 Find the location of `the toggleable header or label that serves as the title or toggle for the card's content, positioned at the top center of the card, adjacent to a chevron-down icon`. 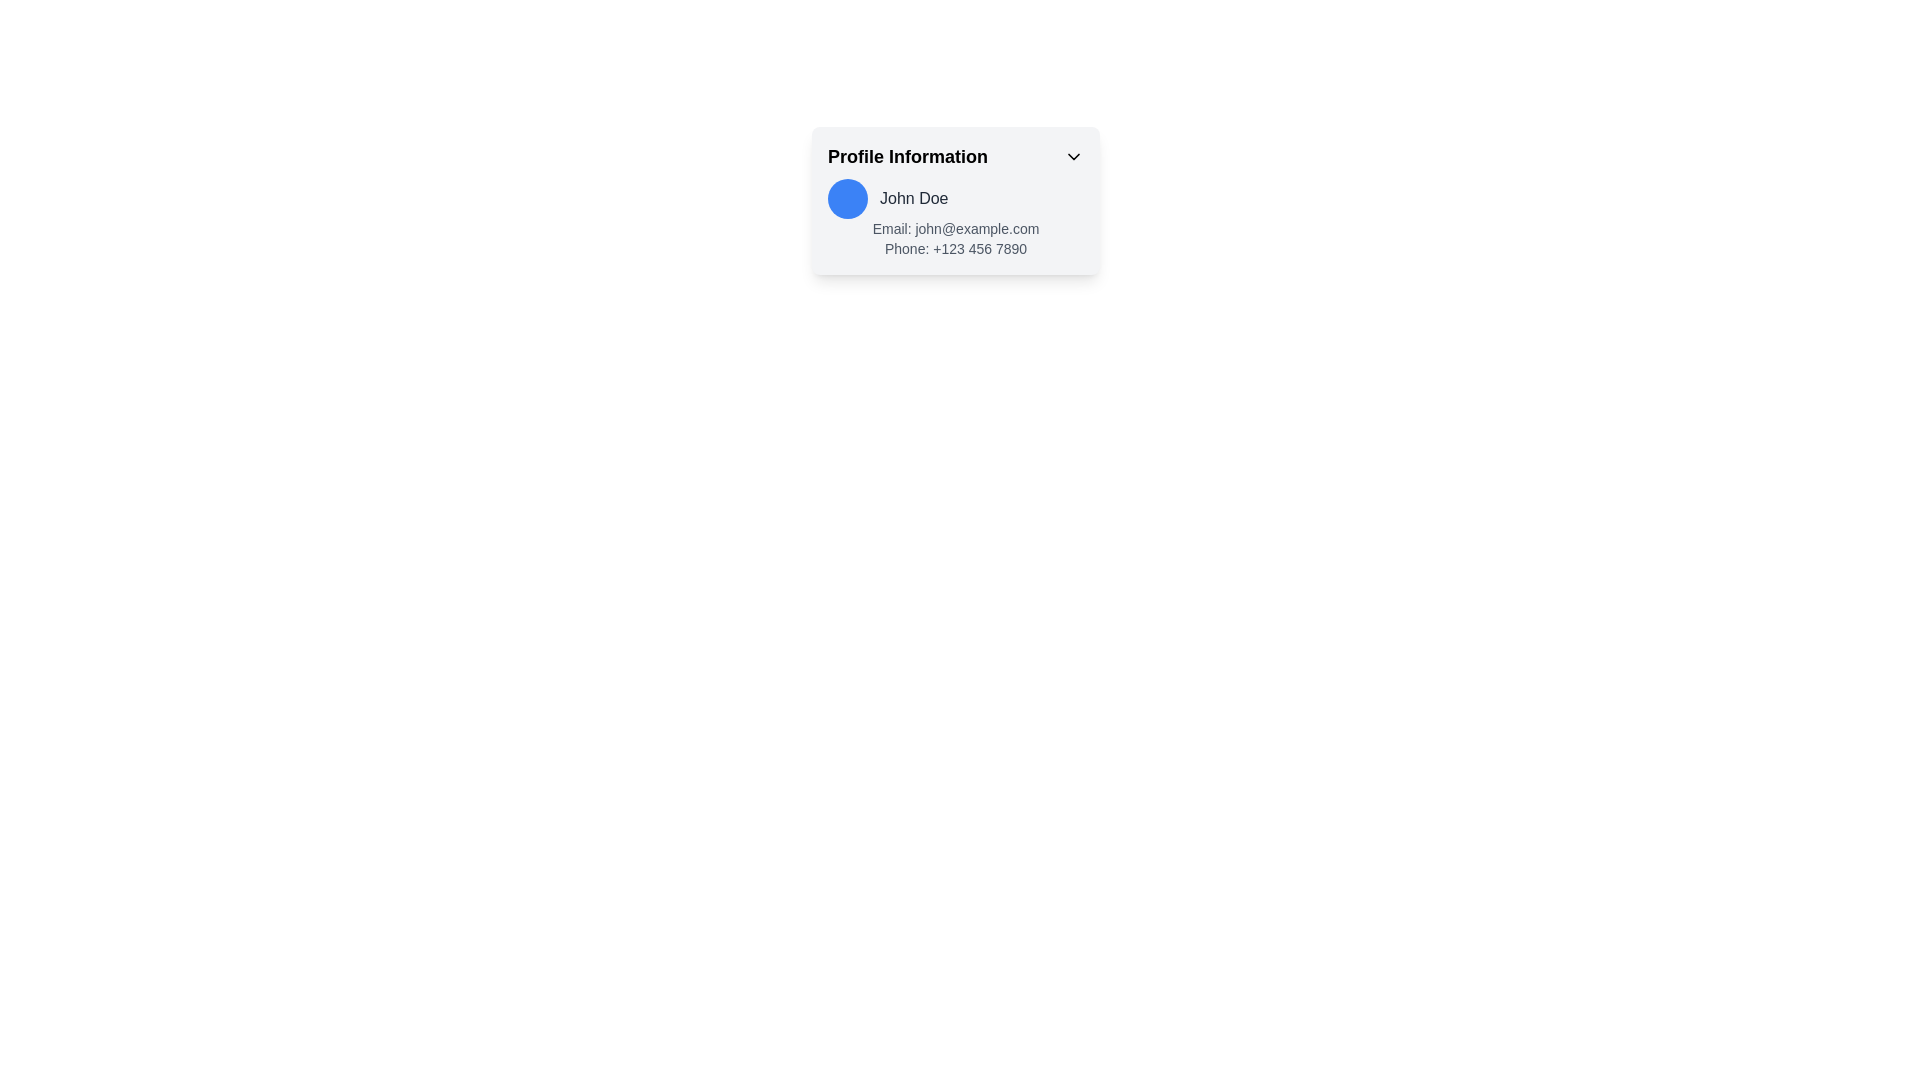

the toggleable header or label that serves as the title or toggle for the card's content, positioned at the top center of the card, adjacent to a chevron-down icon is located at coordinates (954, 156).